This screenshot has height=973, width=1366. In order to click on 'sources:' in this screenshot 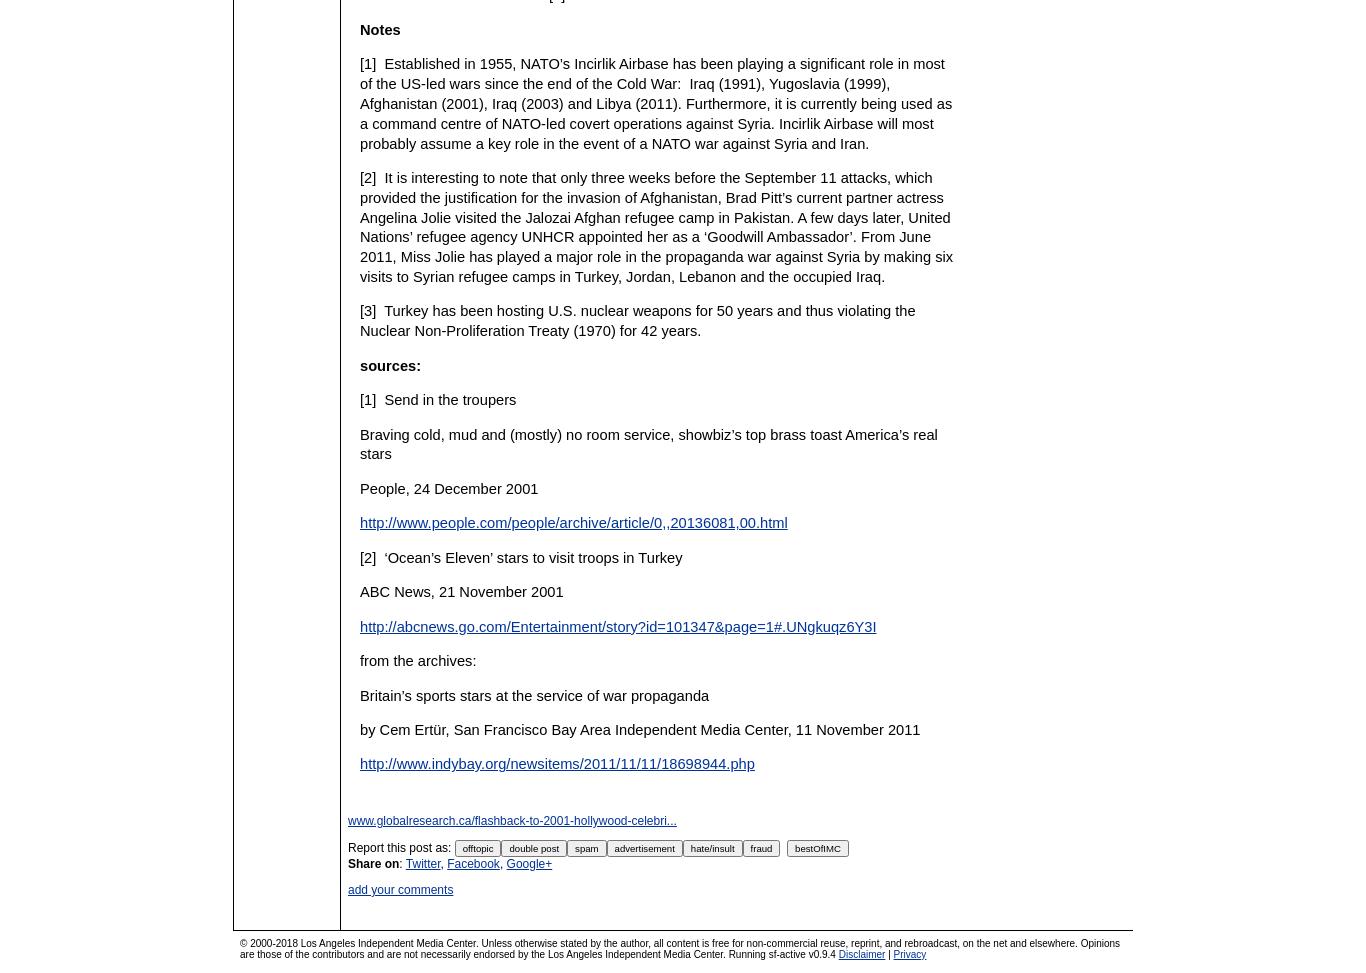, I will do `click(389, 363)`.